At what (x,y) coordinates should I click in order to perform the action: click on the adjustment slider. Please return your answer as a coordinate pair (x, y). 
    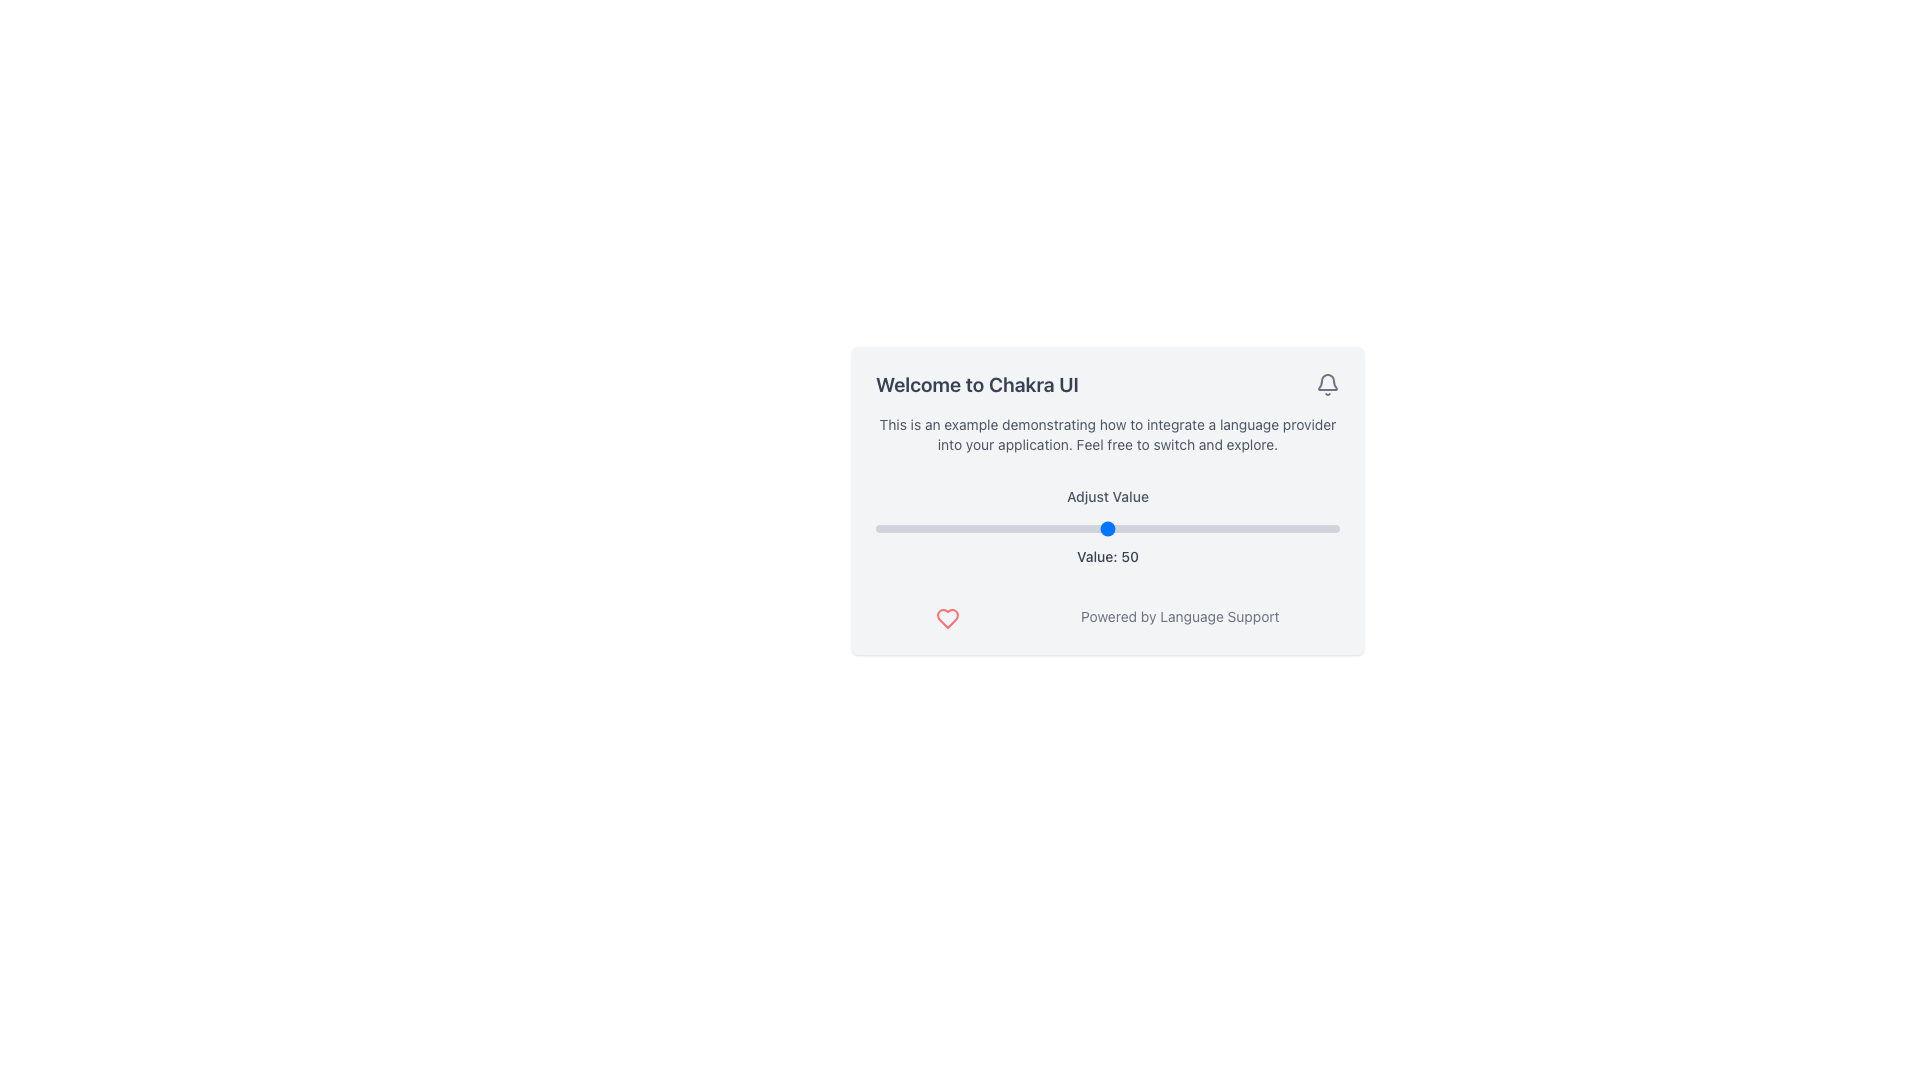
    Looking at the image, I should click on (1274, 527).